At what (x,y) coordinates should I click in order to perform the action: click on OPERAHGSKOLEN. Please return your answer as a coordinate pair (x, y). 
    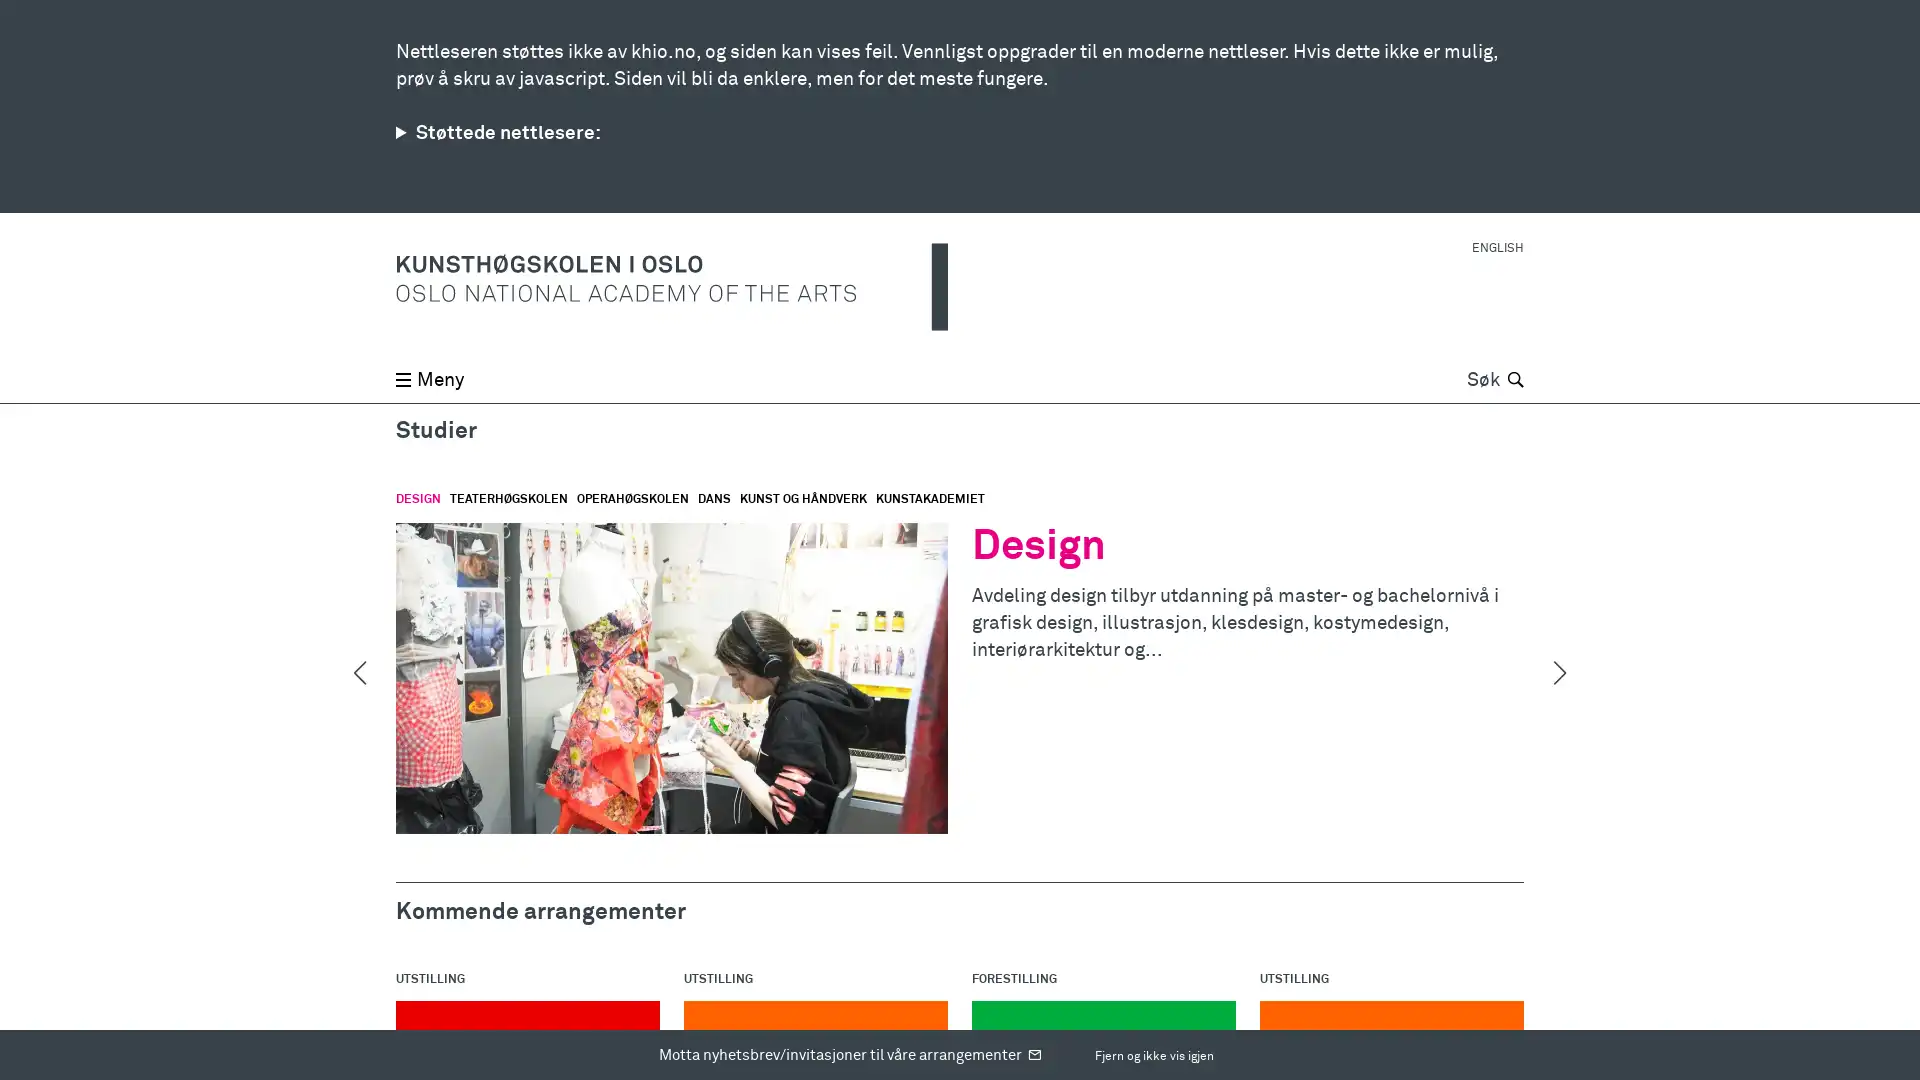
    Looking at the image, I should click on (632, 500).